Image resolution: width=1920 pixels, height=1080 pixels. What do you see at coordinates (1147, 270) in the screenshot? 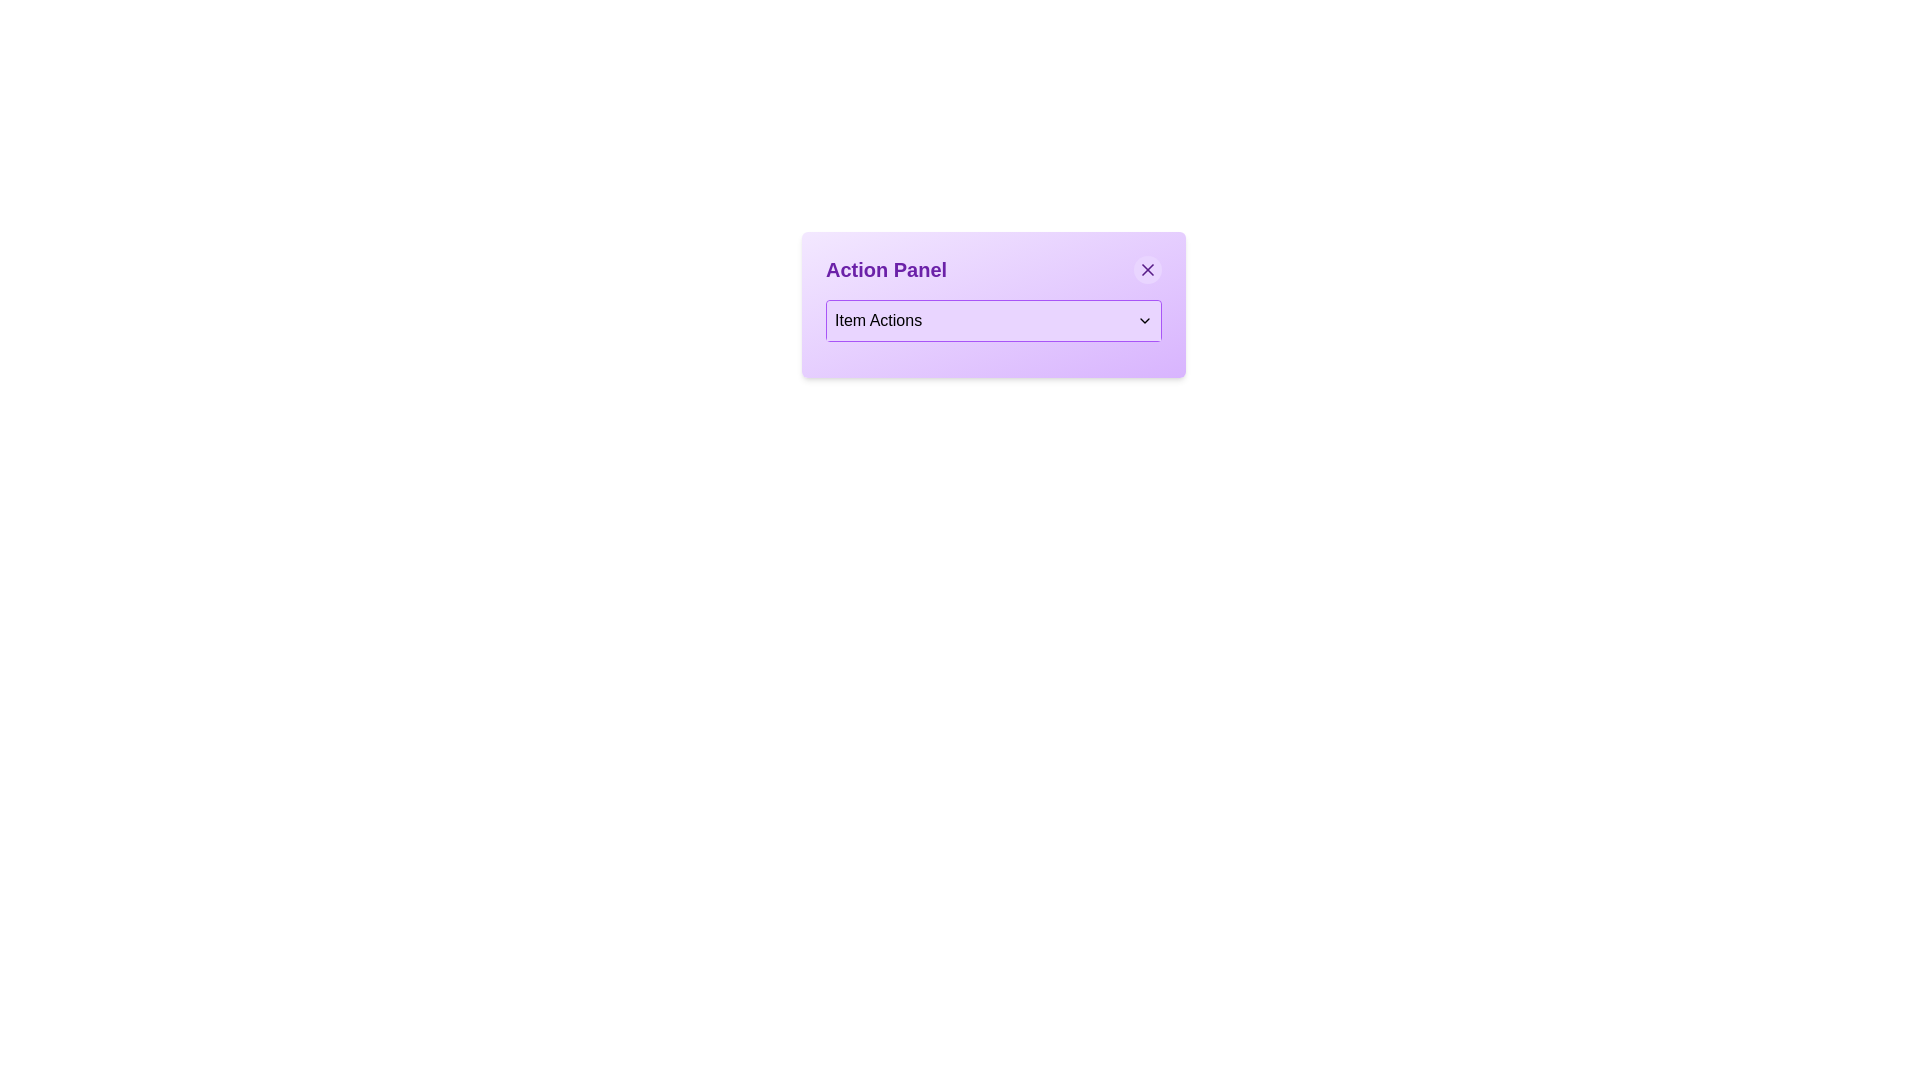
I see `the close button located at the top-right corner of the Action Panel` at bounding box center [1147, 270].